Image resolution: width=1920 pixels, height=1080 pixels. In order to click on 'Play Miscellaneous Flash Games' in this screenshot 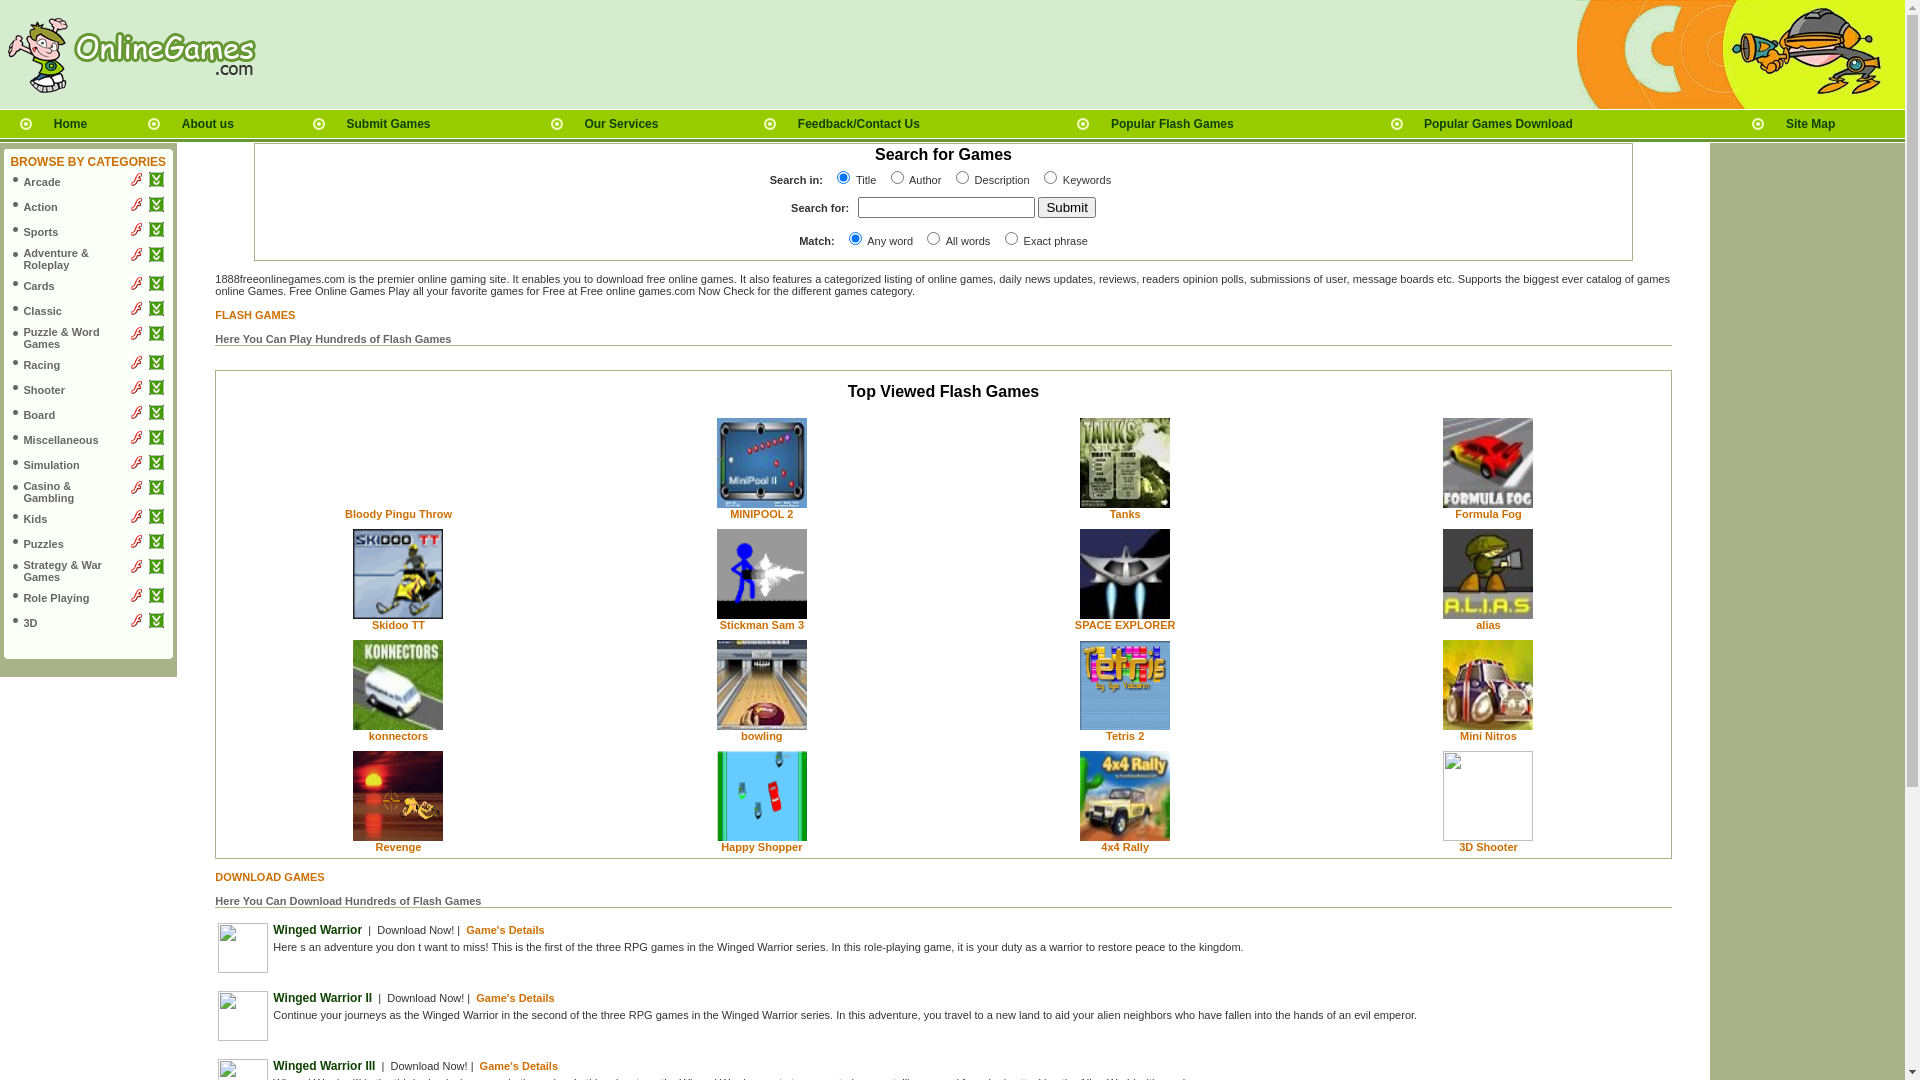, I will do `click(135, 439)`.